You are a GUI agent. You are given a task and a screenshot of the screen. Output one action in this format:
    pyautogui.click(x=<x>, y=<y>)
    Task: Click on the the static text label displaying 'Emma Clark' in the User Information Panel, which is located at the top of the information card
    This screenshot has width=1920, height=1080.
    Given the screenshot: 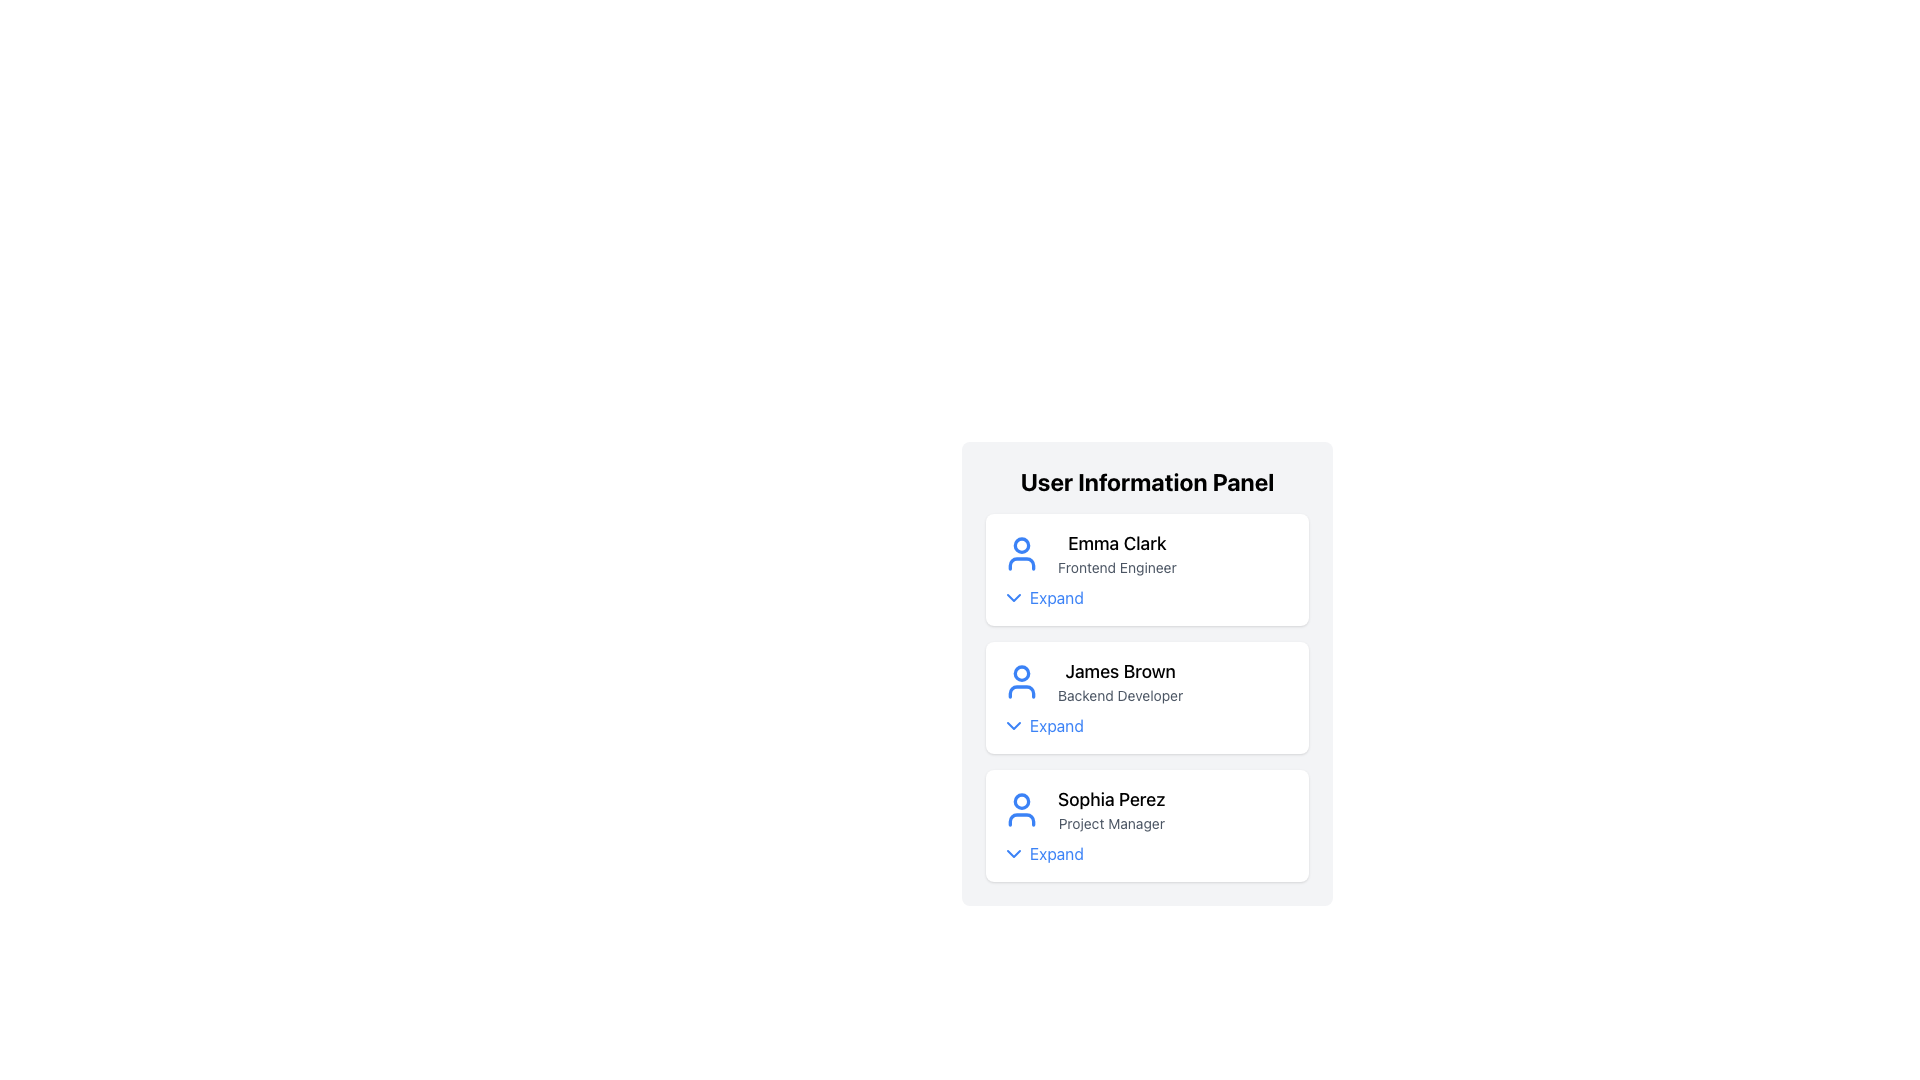 What is the action you would take?
    pyautogui.click(x=1116, y=543)
    